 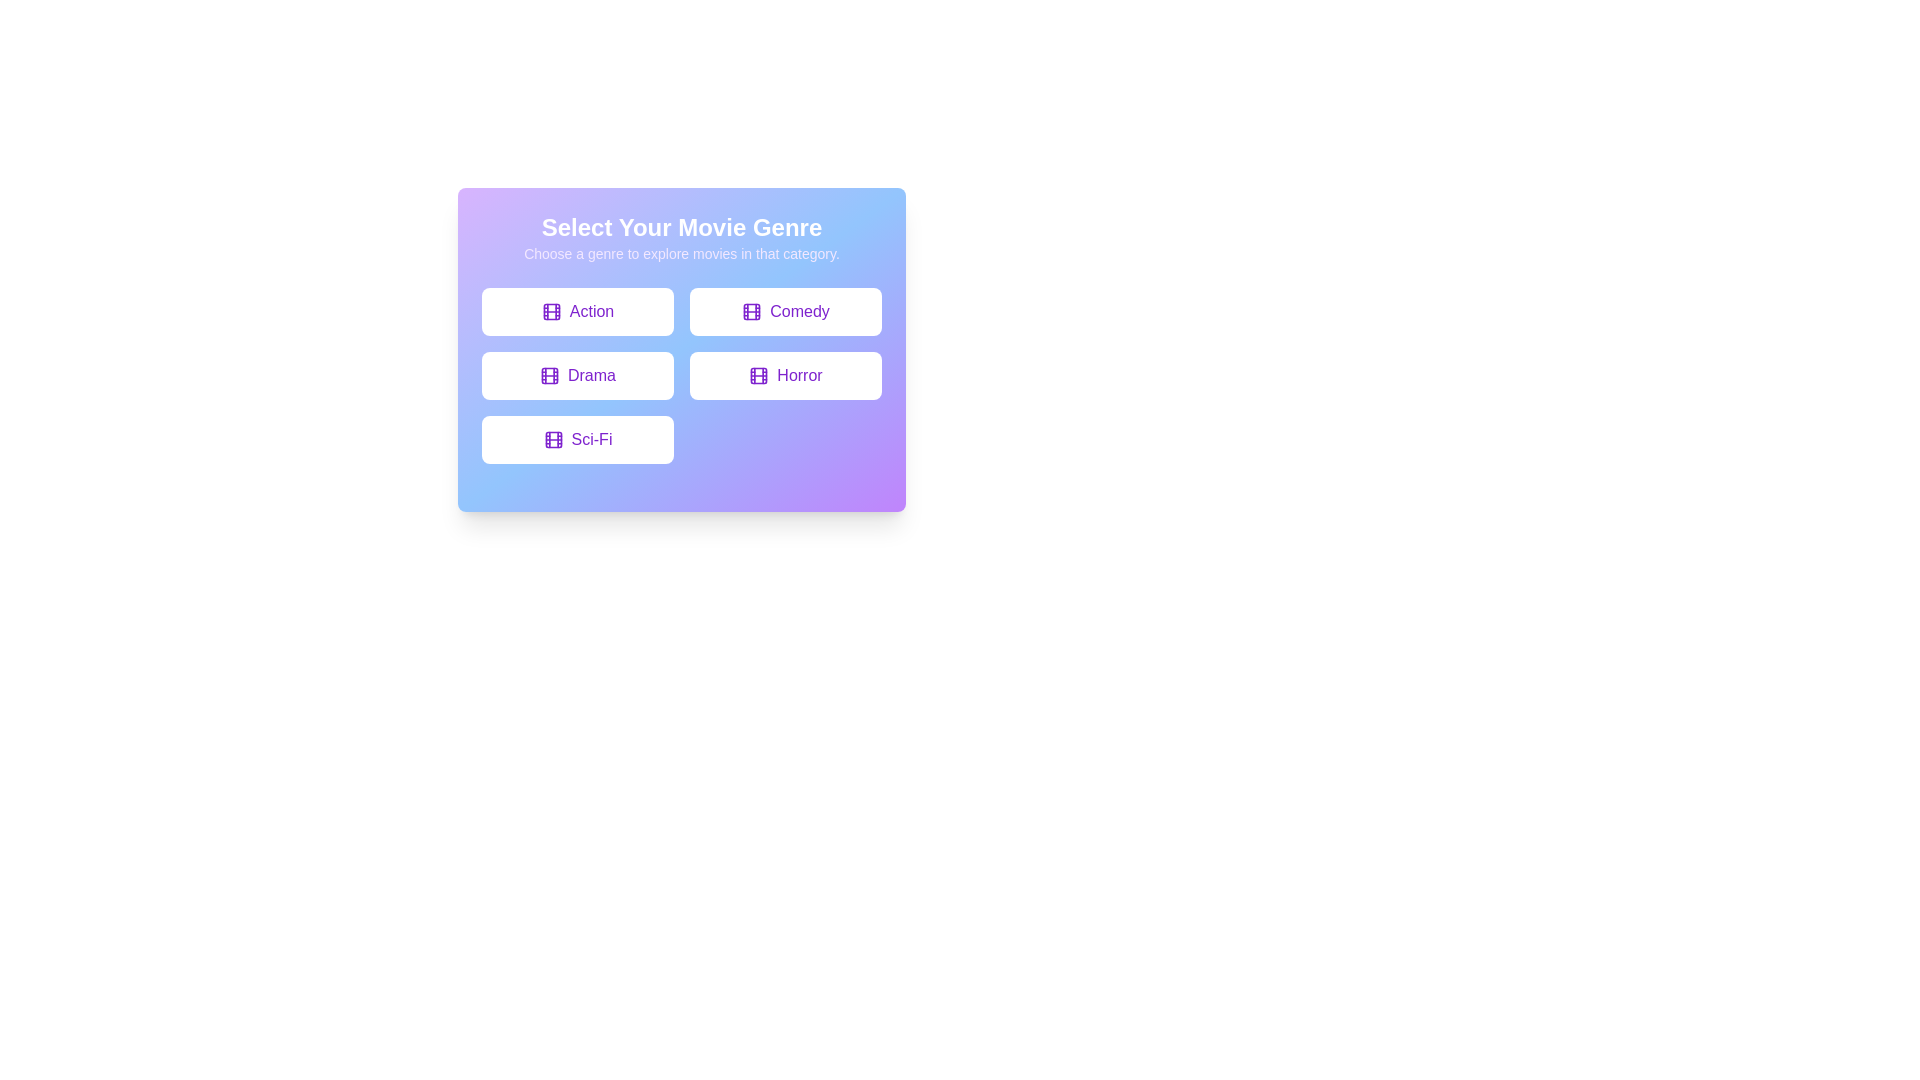 I want to click on the button corresponding to the genre Horror, so click(x=785, y=375).